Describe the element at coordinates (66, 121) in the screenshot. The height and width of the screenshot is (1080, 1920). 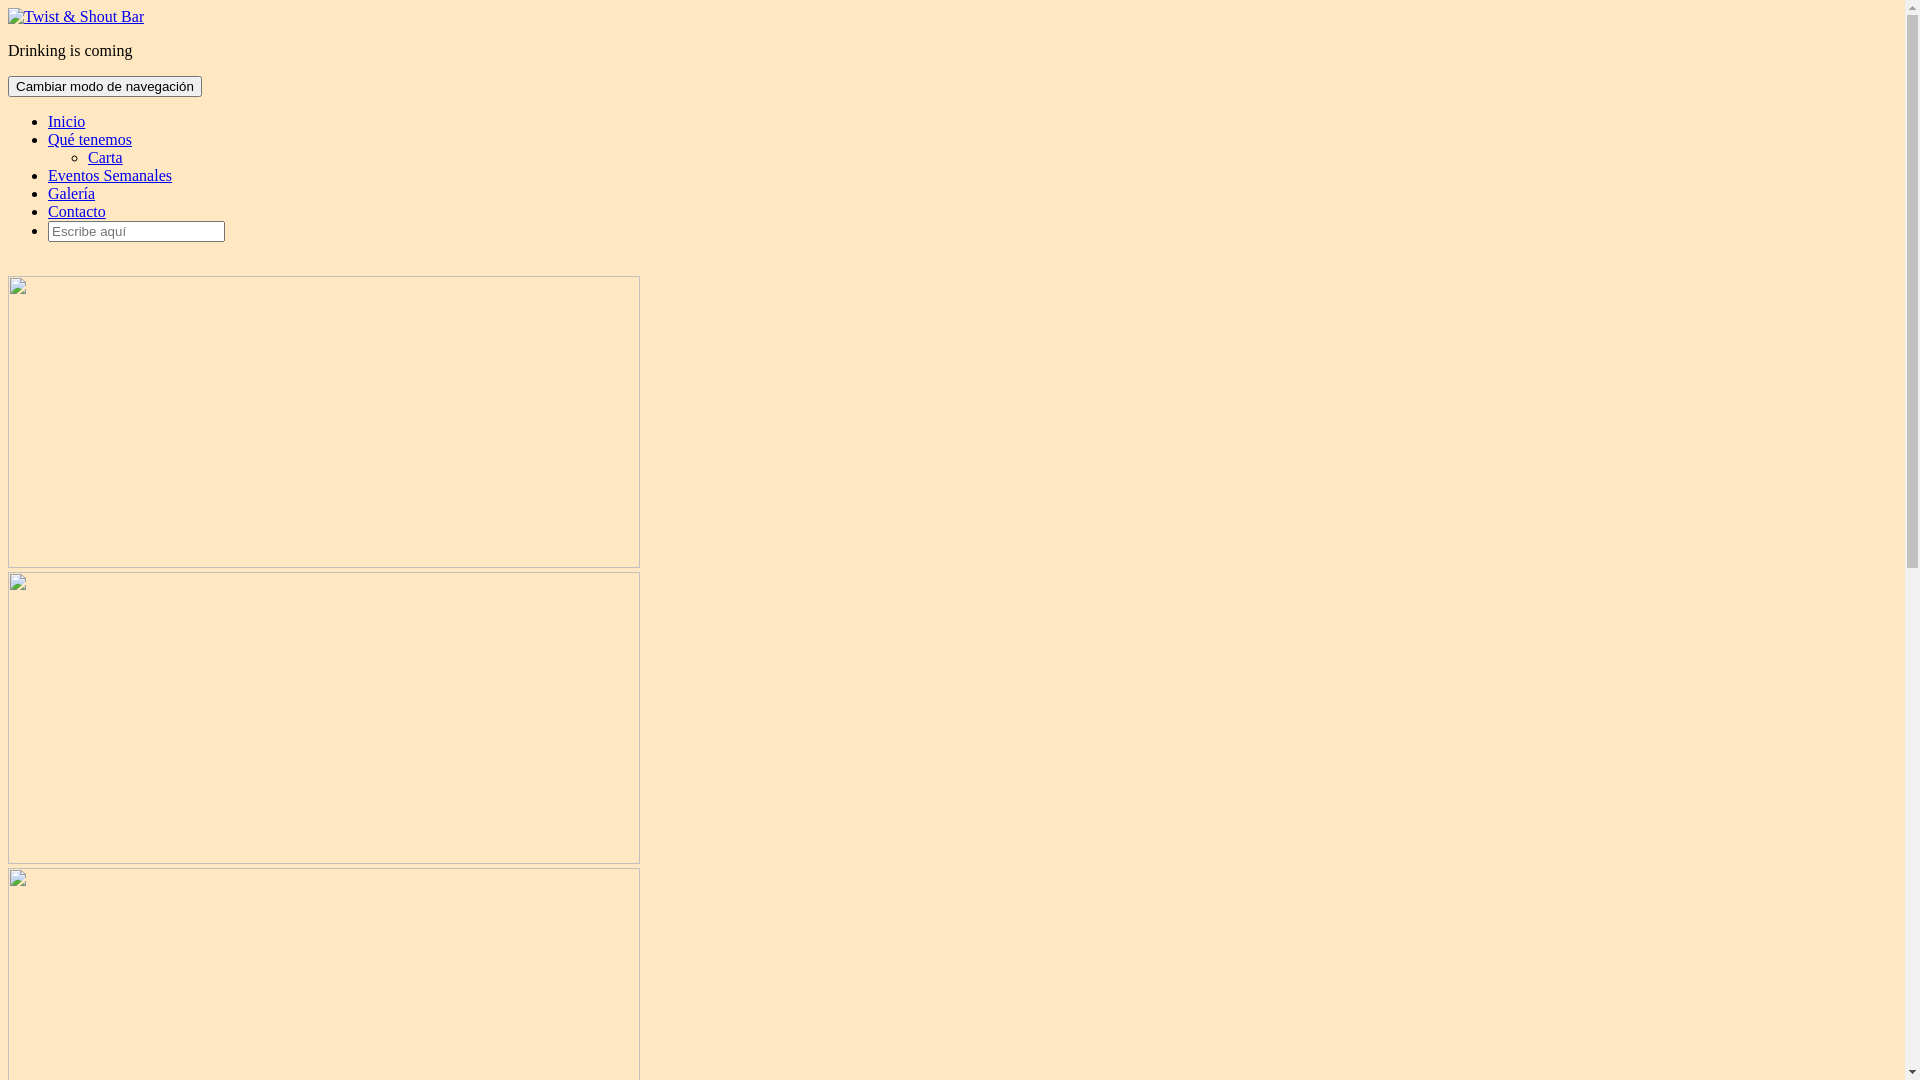
I see `'Inicio'` at that location.